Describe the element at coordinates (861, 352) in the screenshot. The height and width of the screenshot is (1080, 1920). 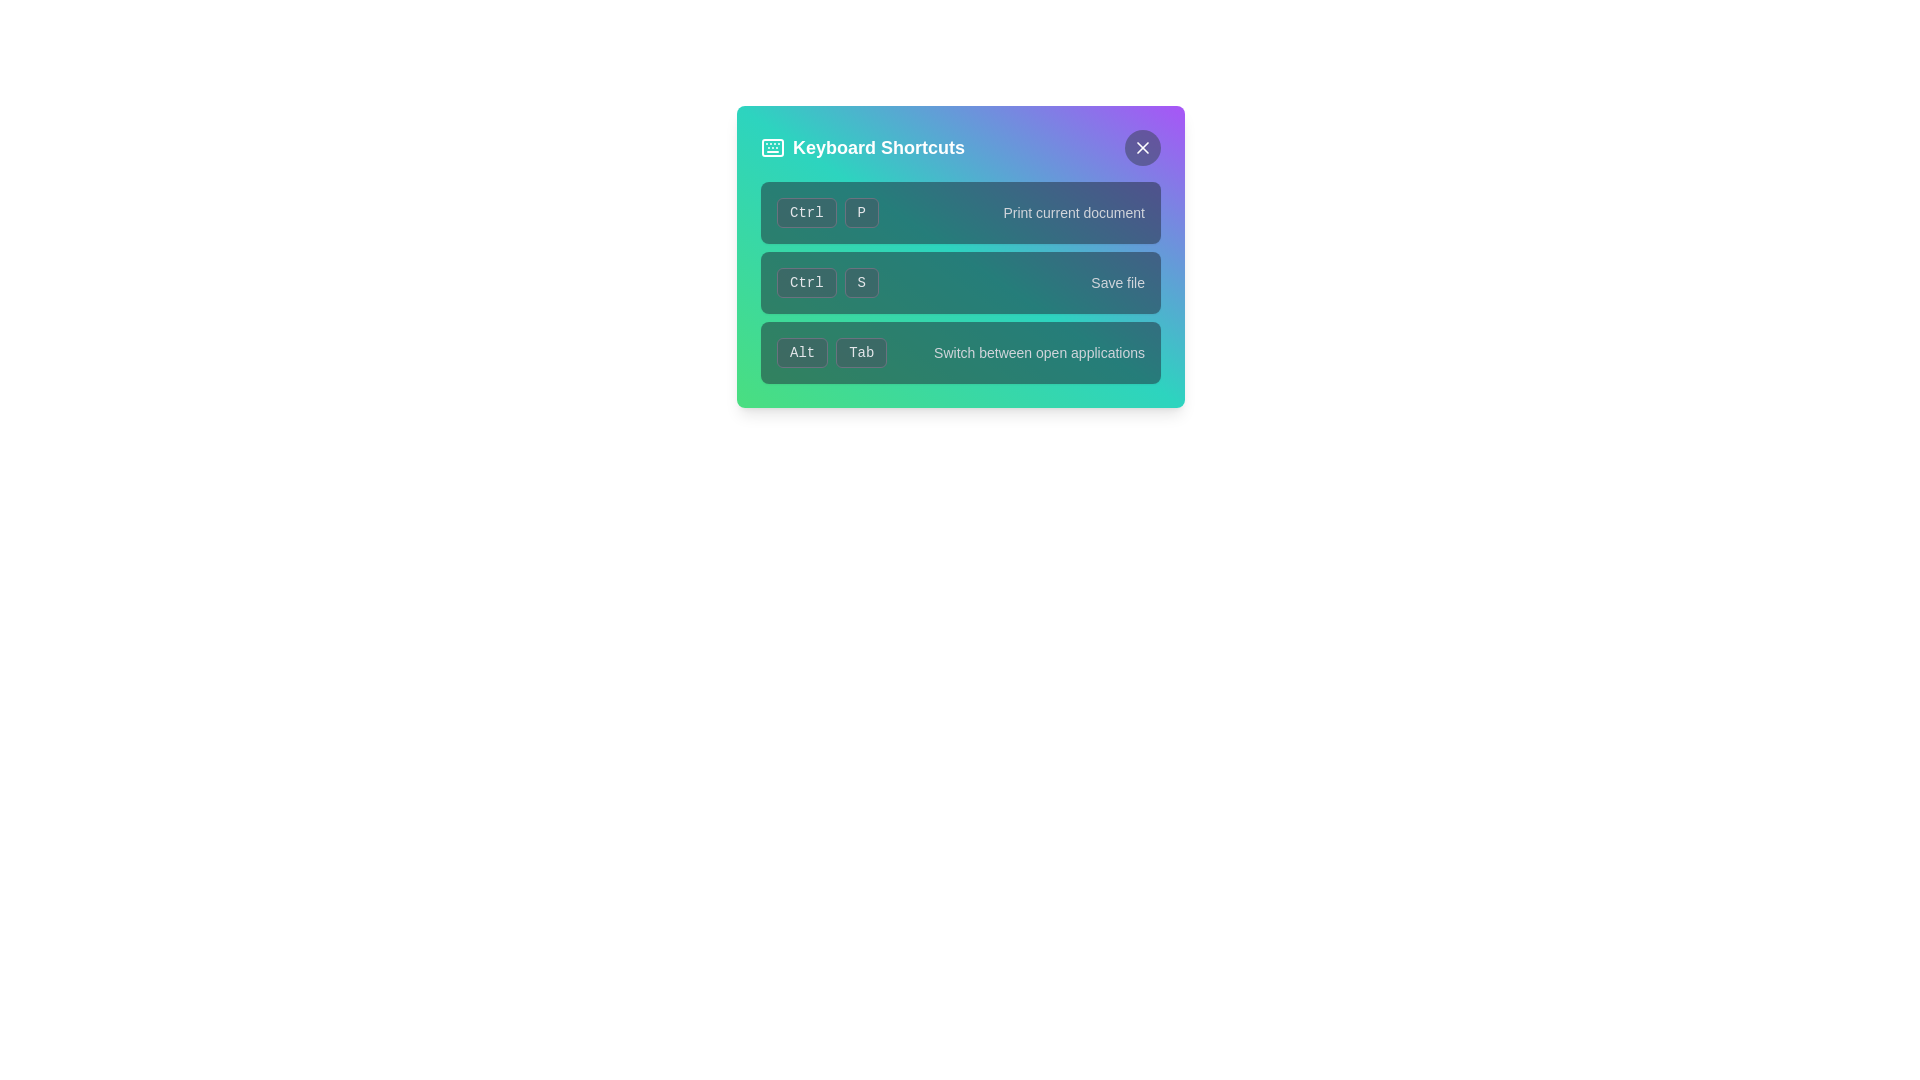
I see `the Static Label Button labeled 'Tab', which displays white text on a gray button with rounded corners, located in the Keyboard Shortcuts panel` at that location.